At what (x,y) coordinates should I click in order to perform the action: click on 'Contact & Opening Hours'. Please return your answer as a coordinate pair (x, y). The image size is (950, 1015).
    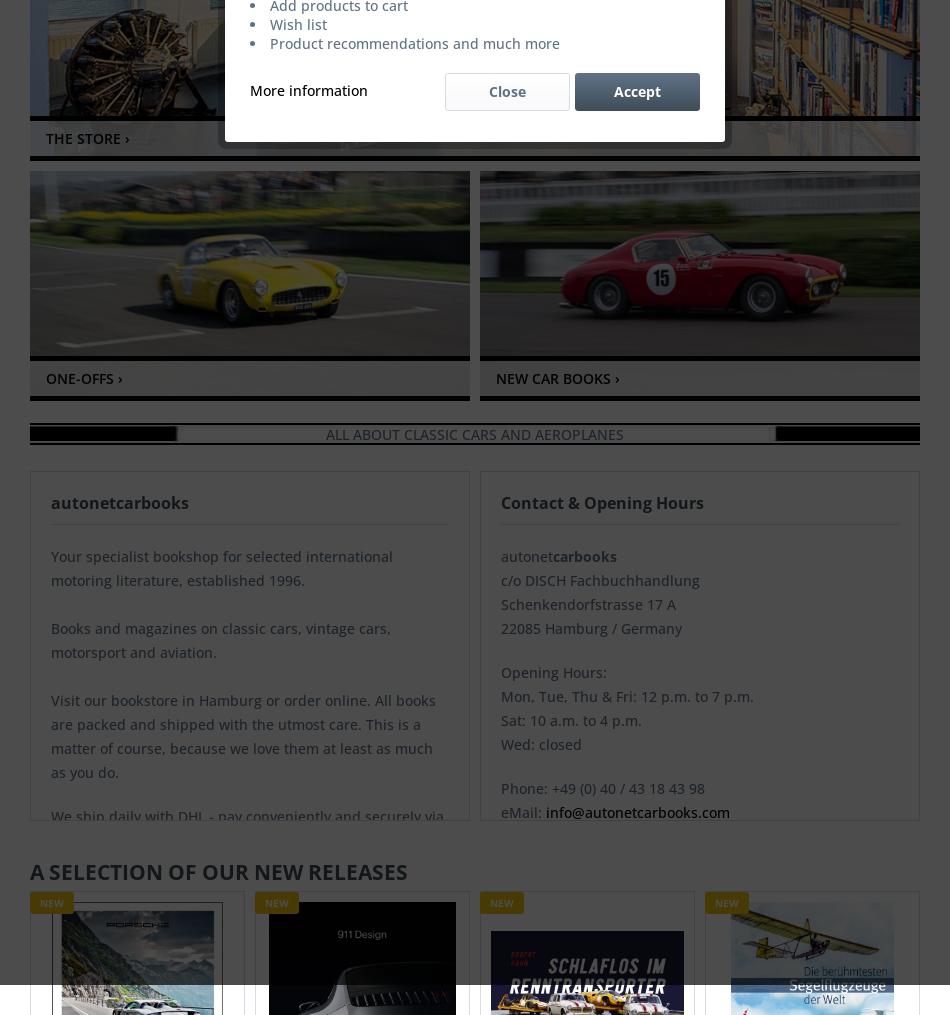
    Looking at the image, I should click on (602, 501).